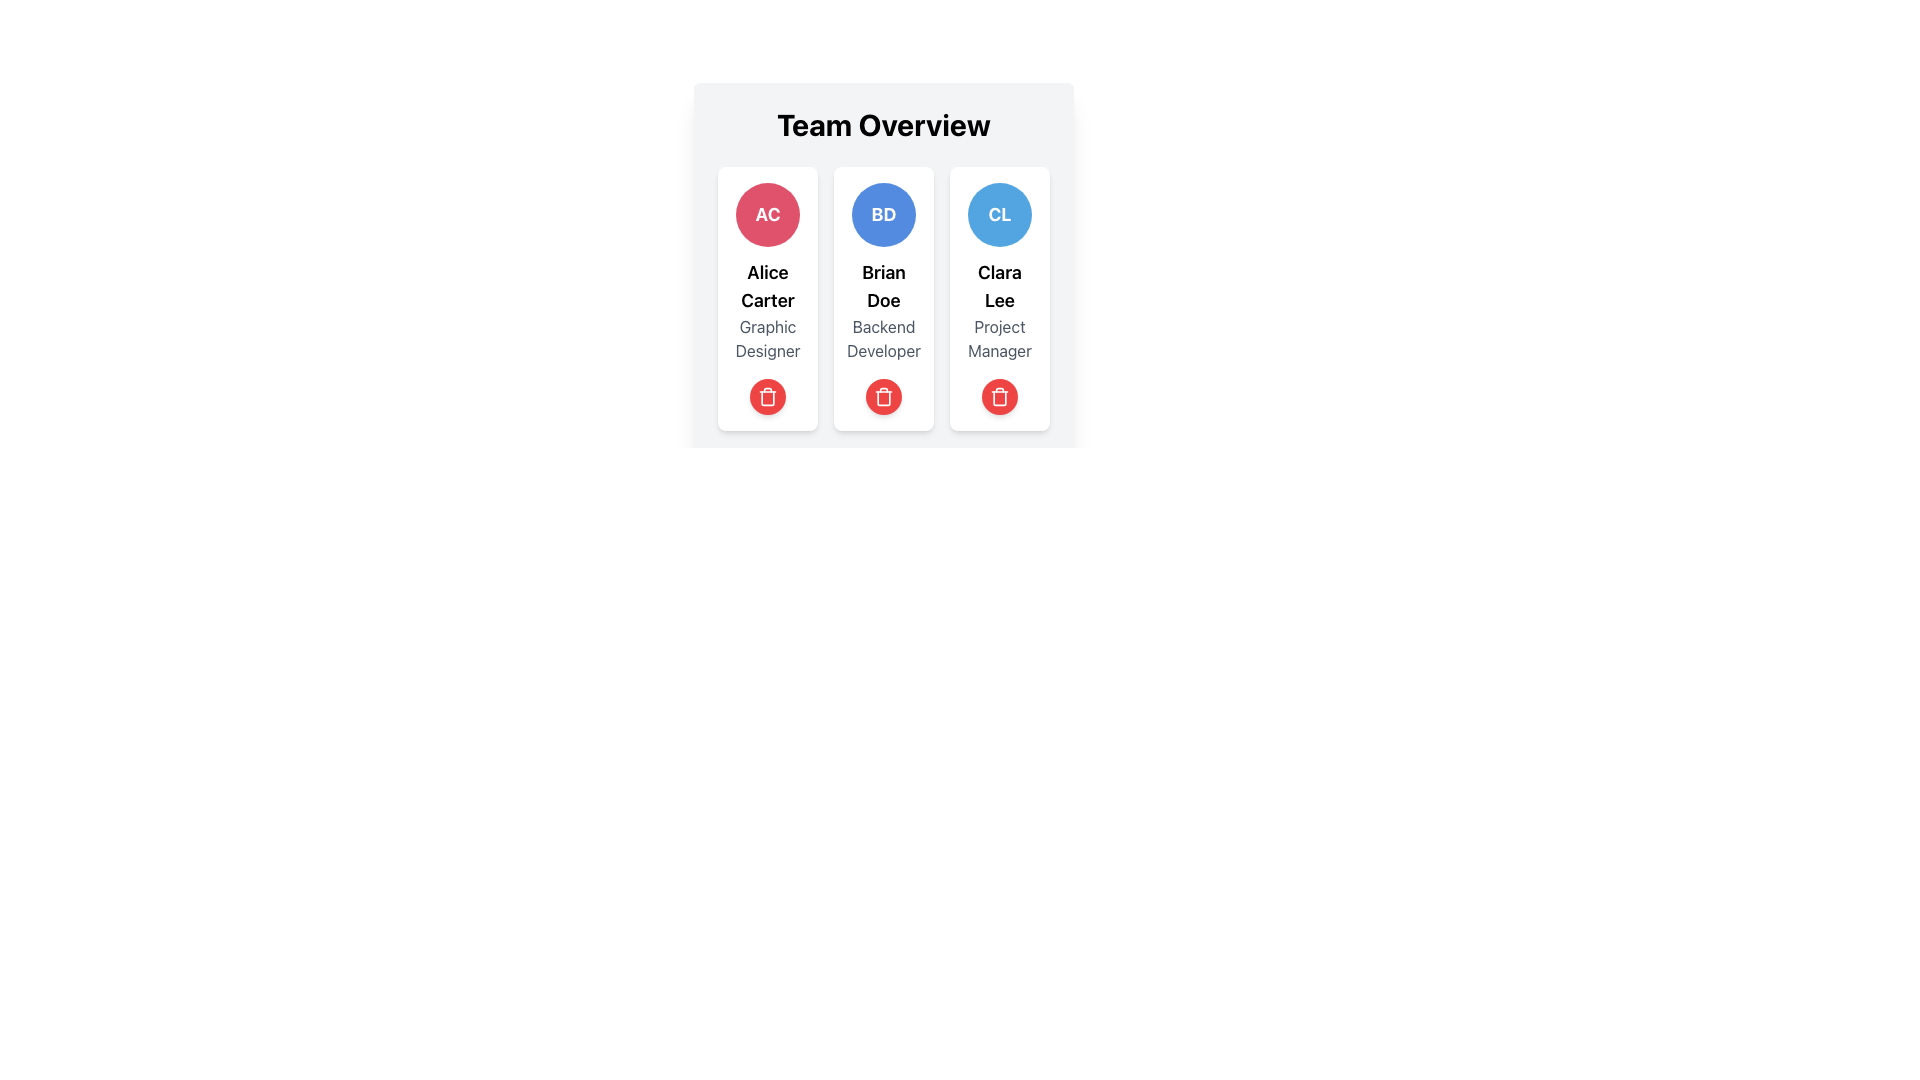 Image resolution: width=1920 pixels, height=1080 pixels. I want to click on the deletion button located at the bottom center of the middle profile card under 'Brian Doe' to trigger the hover effects, so click(882, 397).